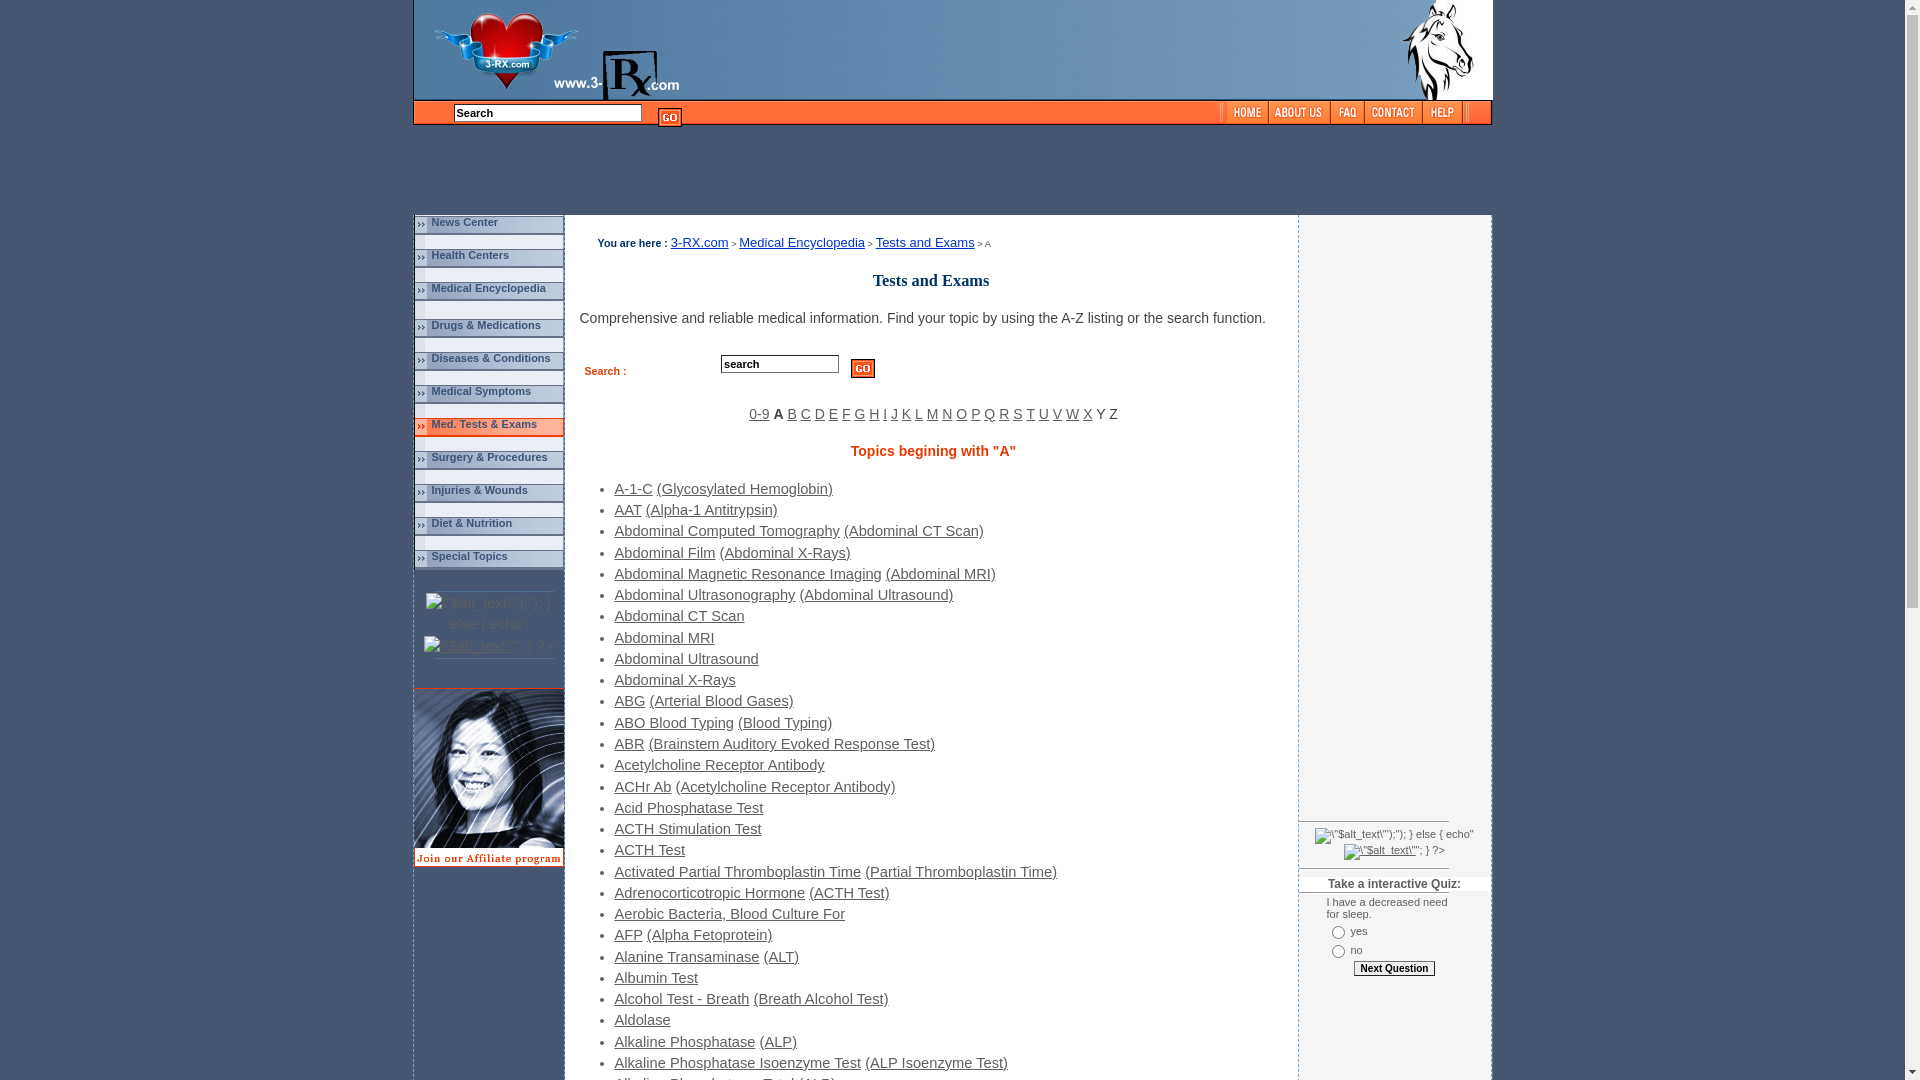  I want to click on 'O', so click(961, 412).